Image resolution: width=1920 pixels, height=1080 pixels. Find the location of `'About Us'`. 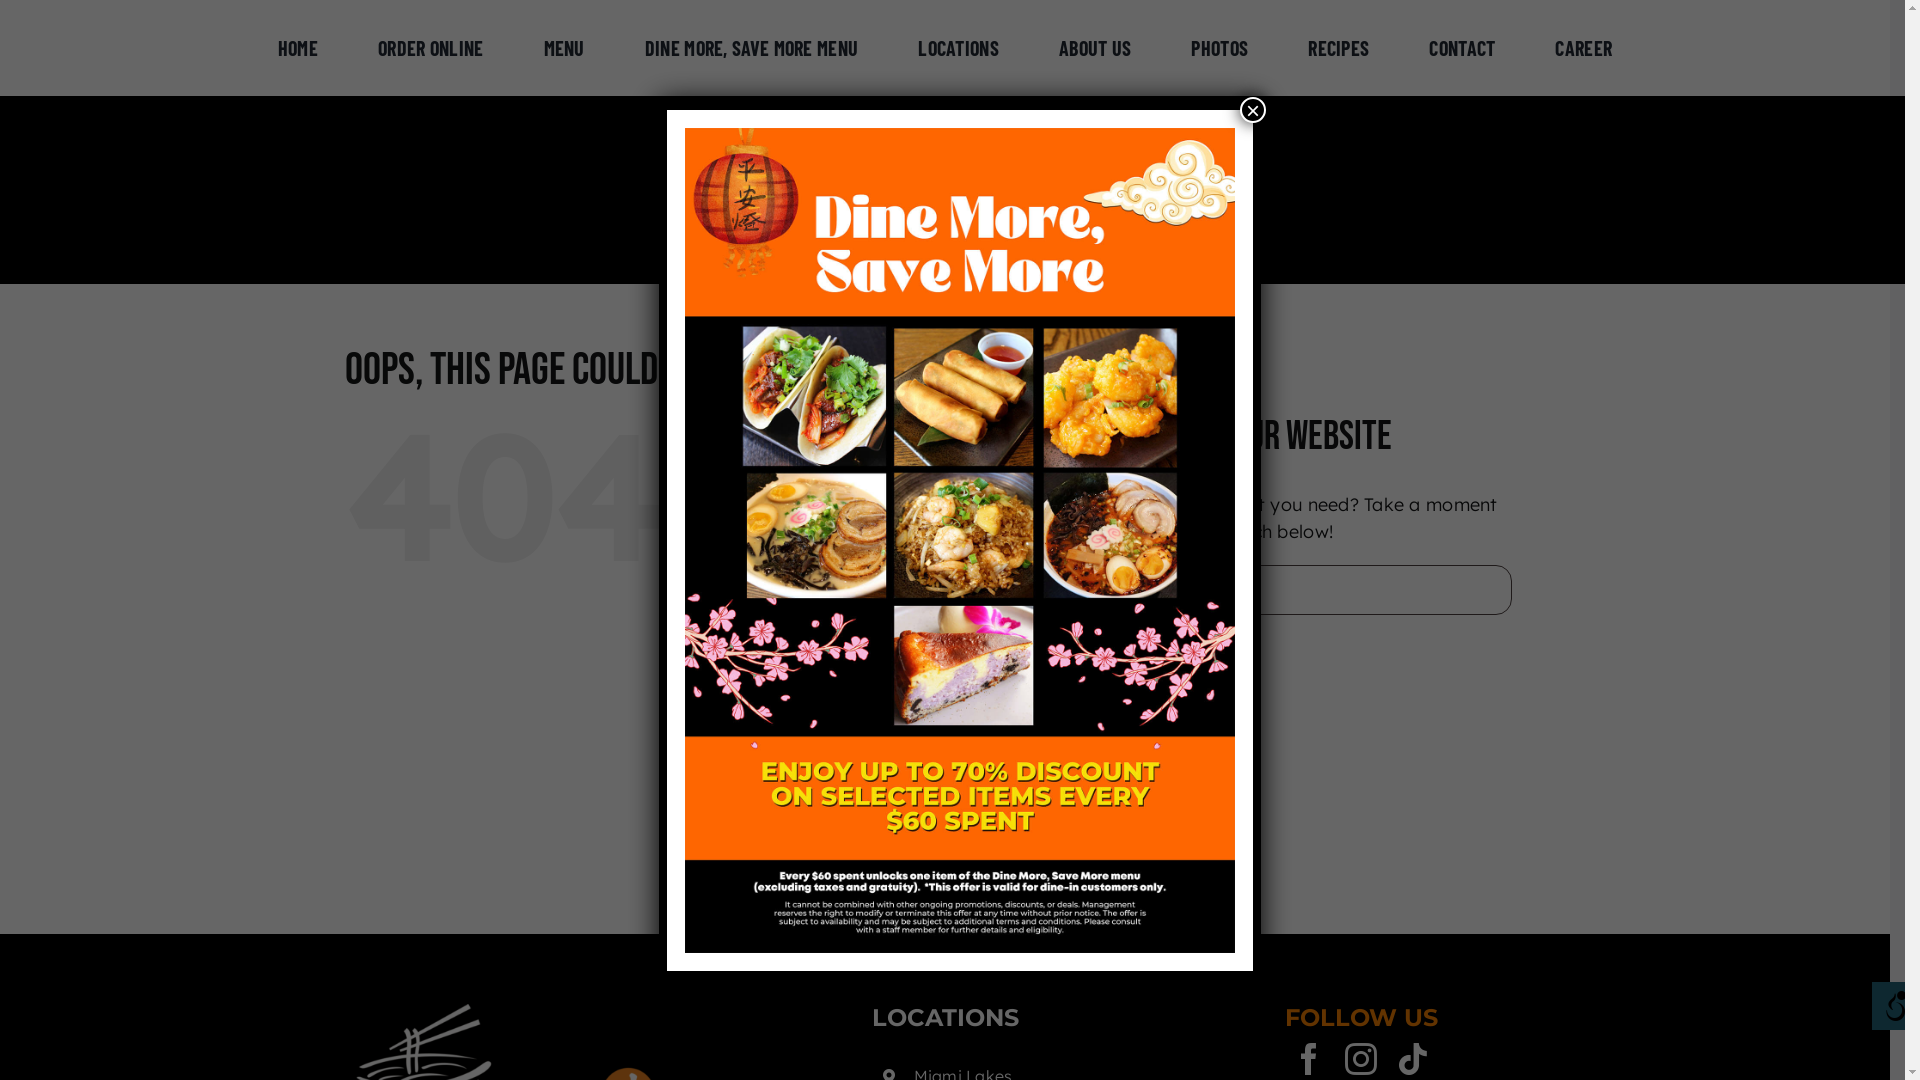

'About Us' is located at coordinates (875, 700).